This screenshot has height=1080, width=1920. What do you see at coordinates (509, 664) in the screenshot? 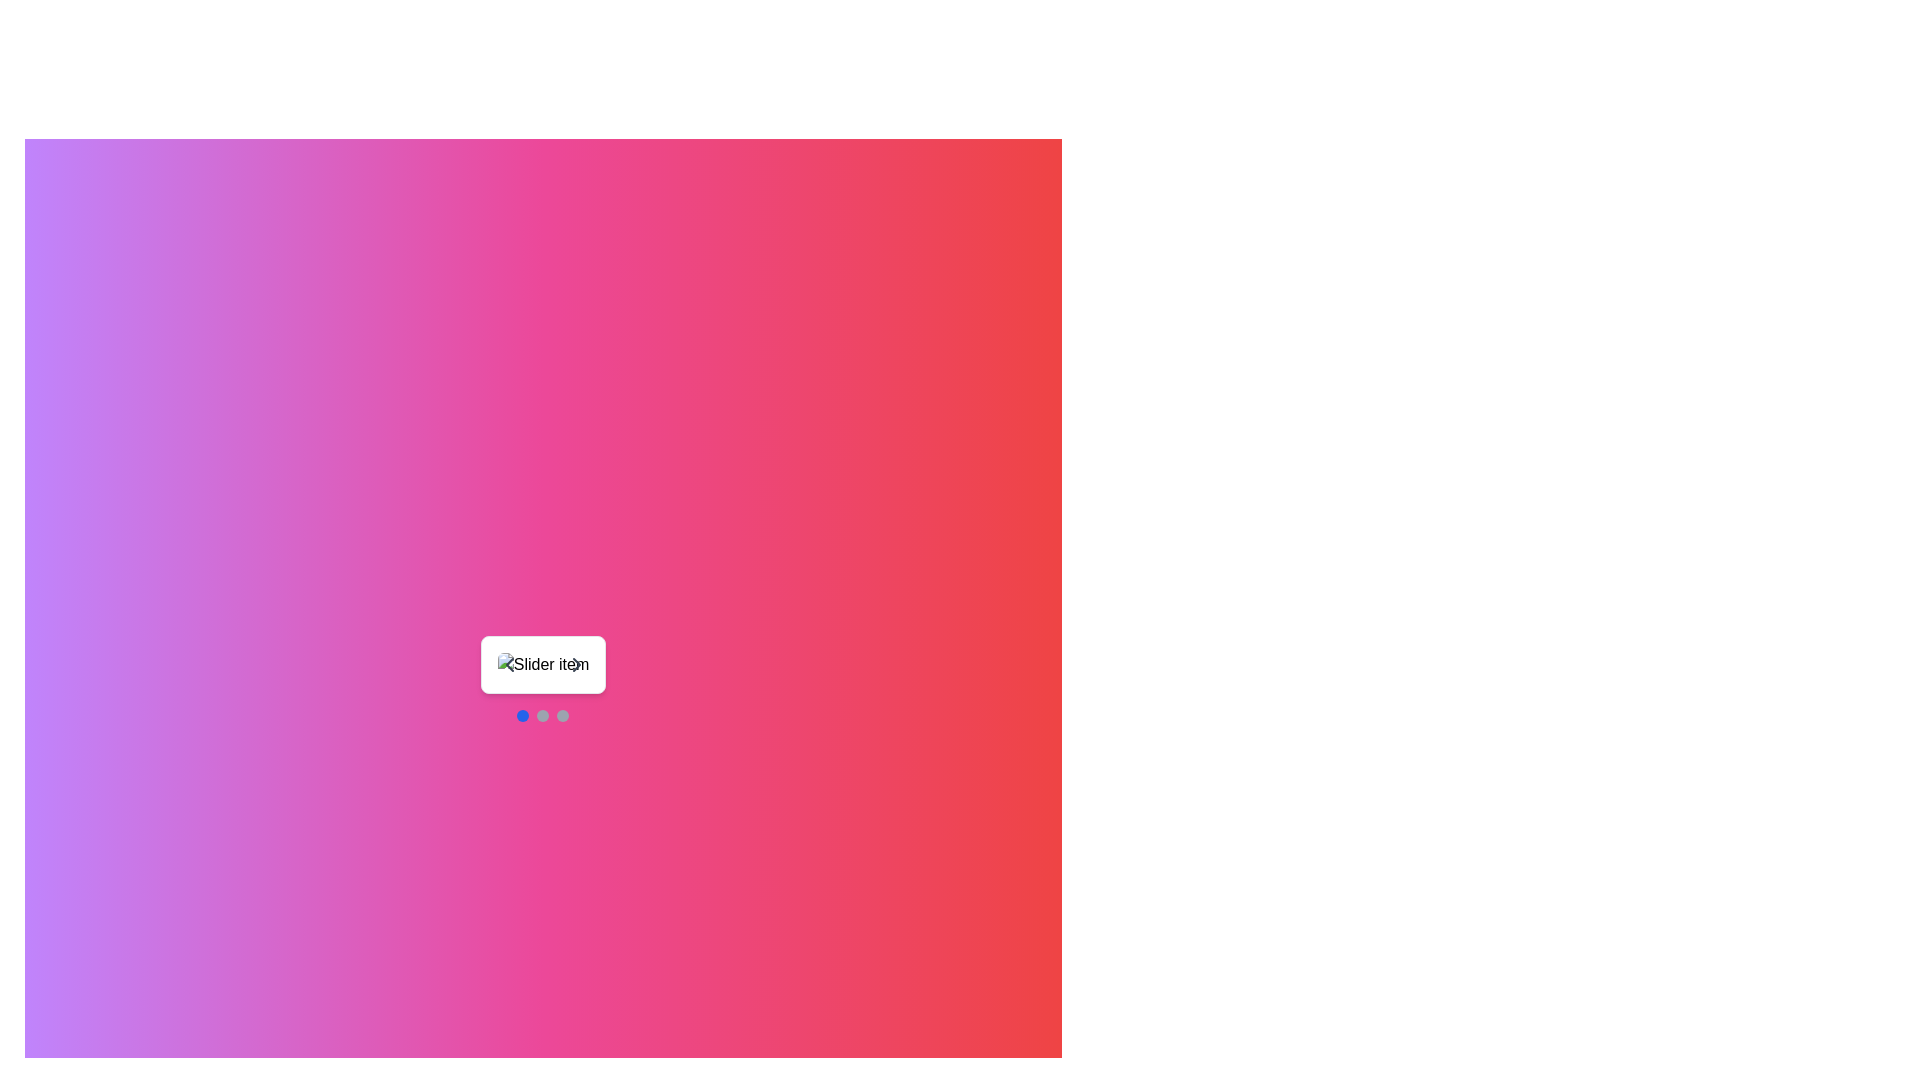
I see `the left navigation button represented as an SVG element` at bounding box center [509, 664].